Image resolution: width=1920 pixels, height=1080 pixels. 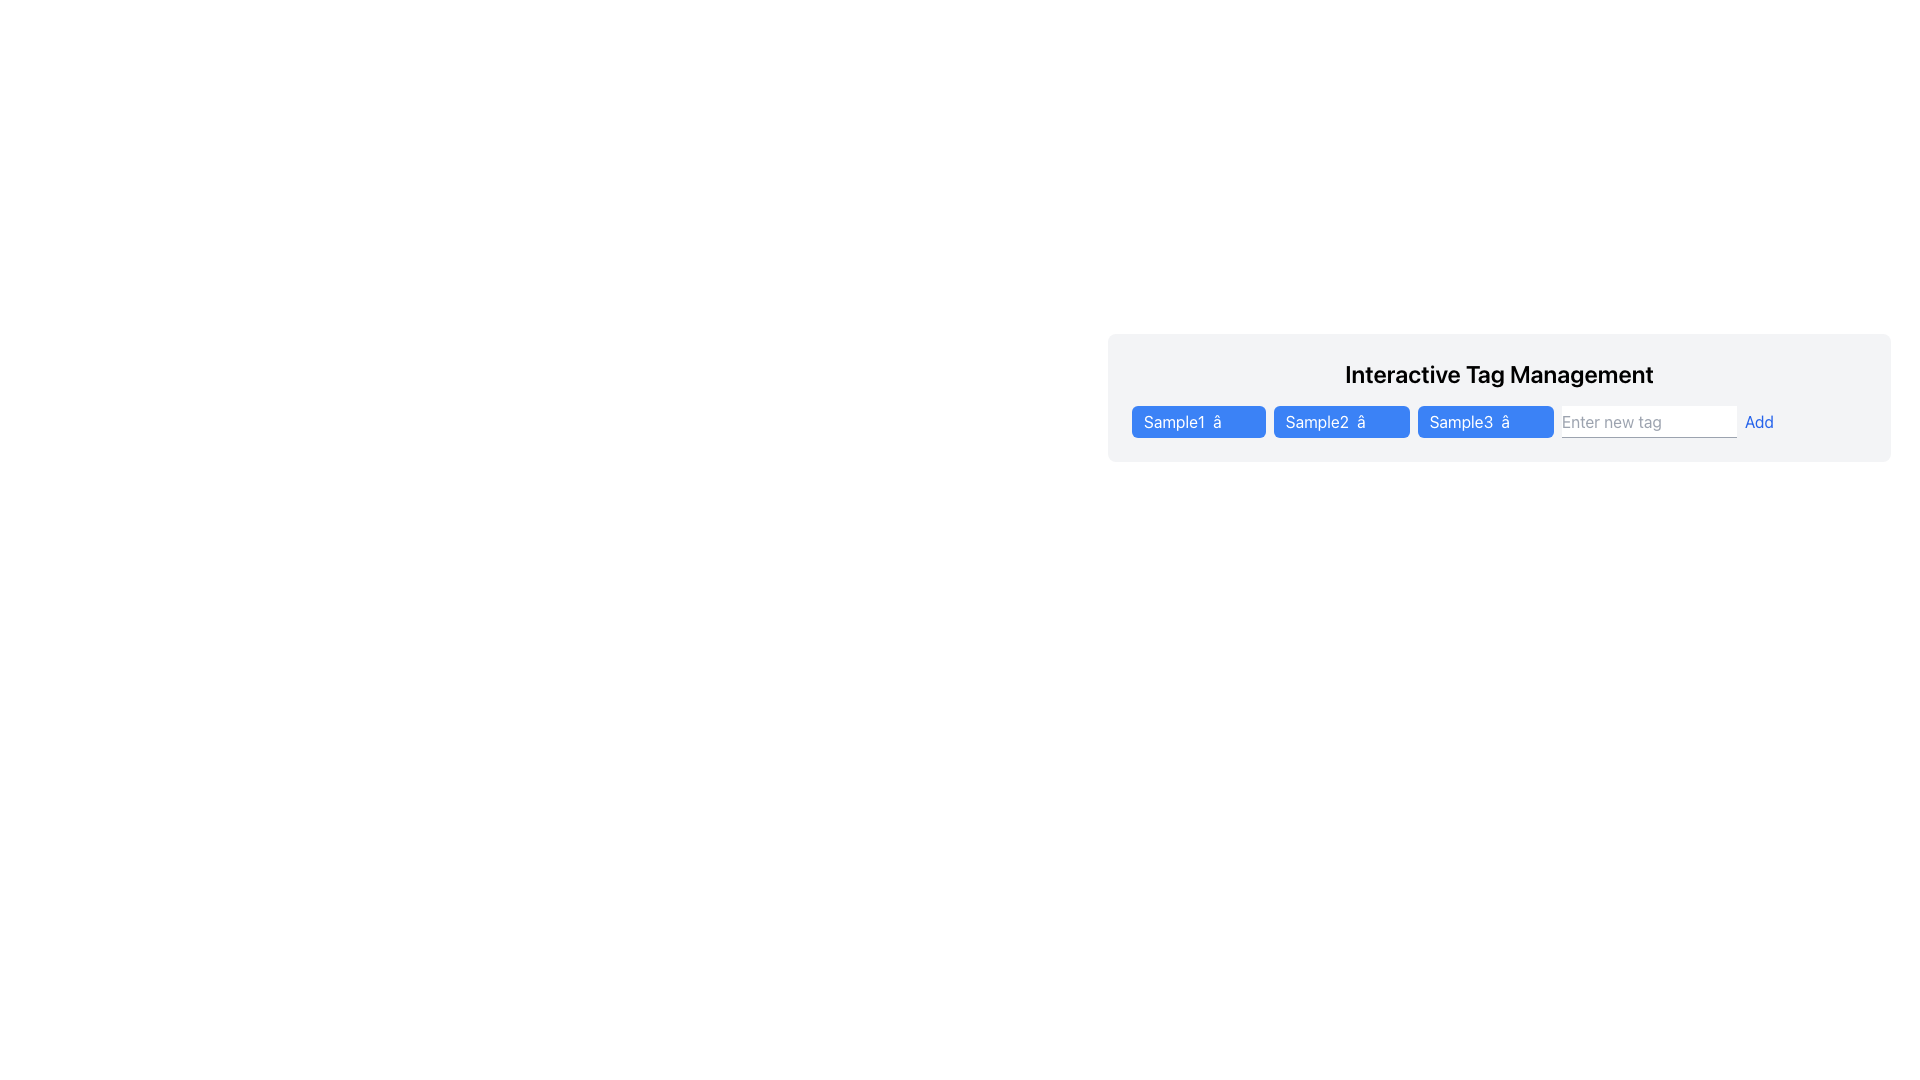 What do you see at coordinates (1758, 420) in the screenshot?
I see `the blue 'Add' button` at bounding box center [1758, 420].